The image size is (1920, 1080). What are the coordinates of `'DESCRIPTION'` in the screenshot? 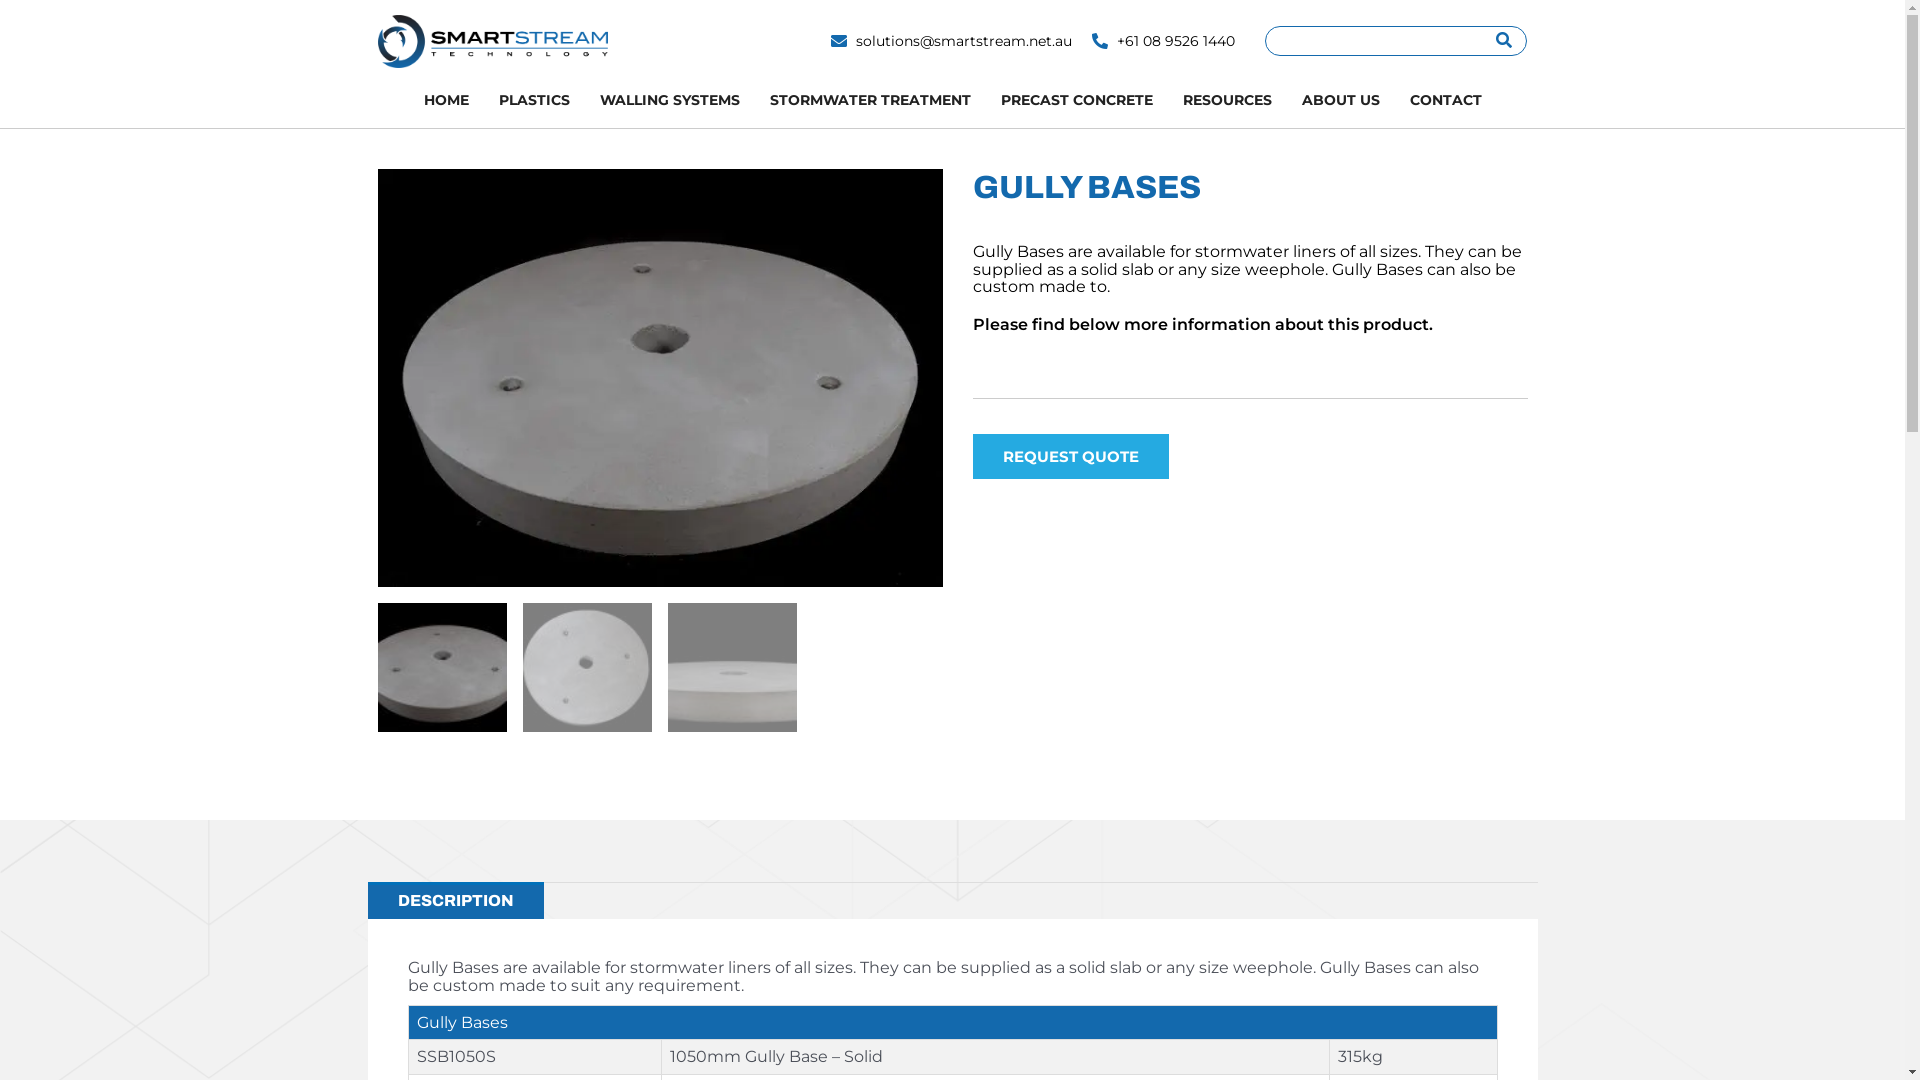 It's located at (368, 901).